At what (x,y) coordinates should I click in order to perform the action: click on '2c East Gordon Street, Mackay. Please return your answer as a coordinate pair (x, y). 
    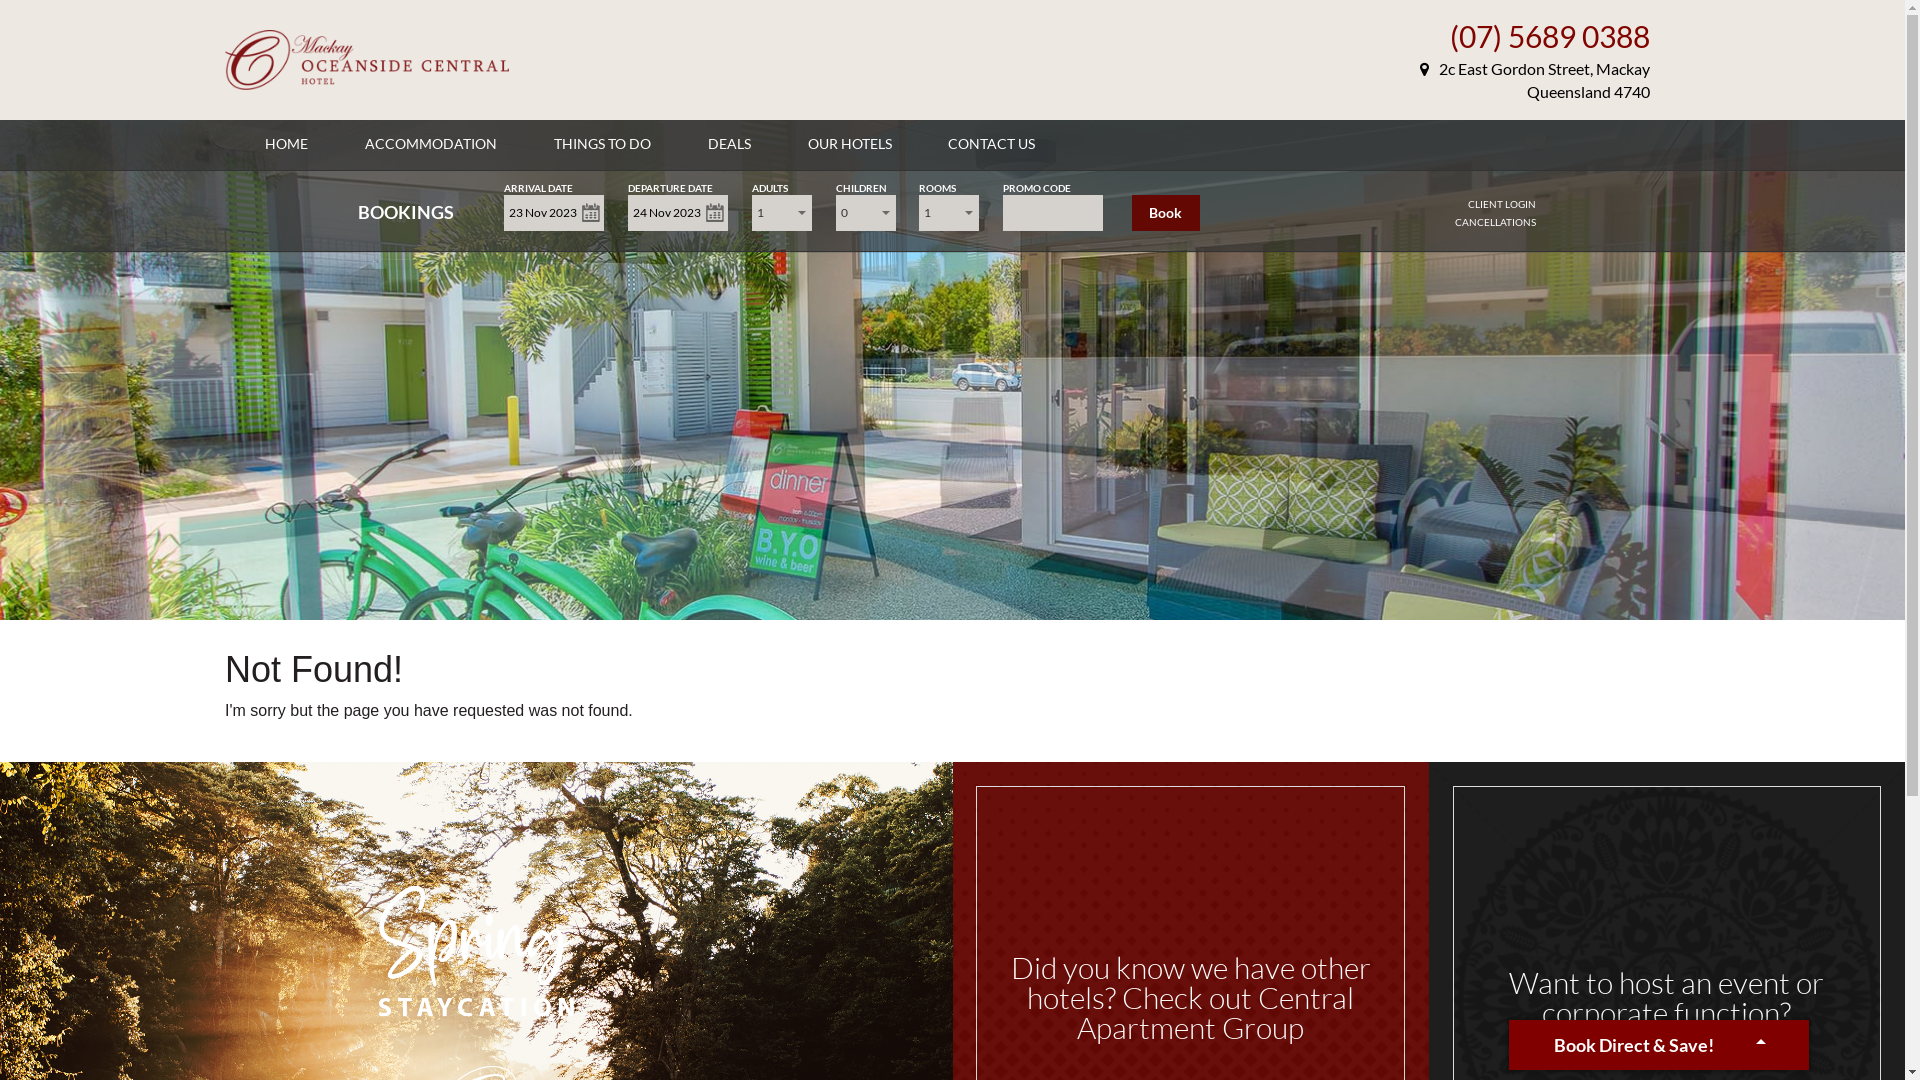
    Looking at the image, I should click on (1534, 79).